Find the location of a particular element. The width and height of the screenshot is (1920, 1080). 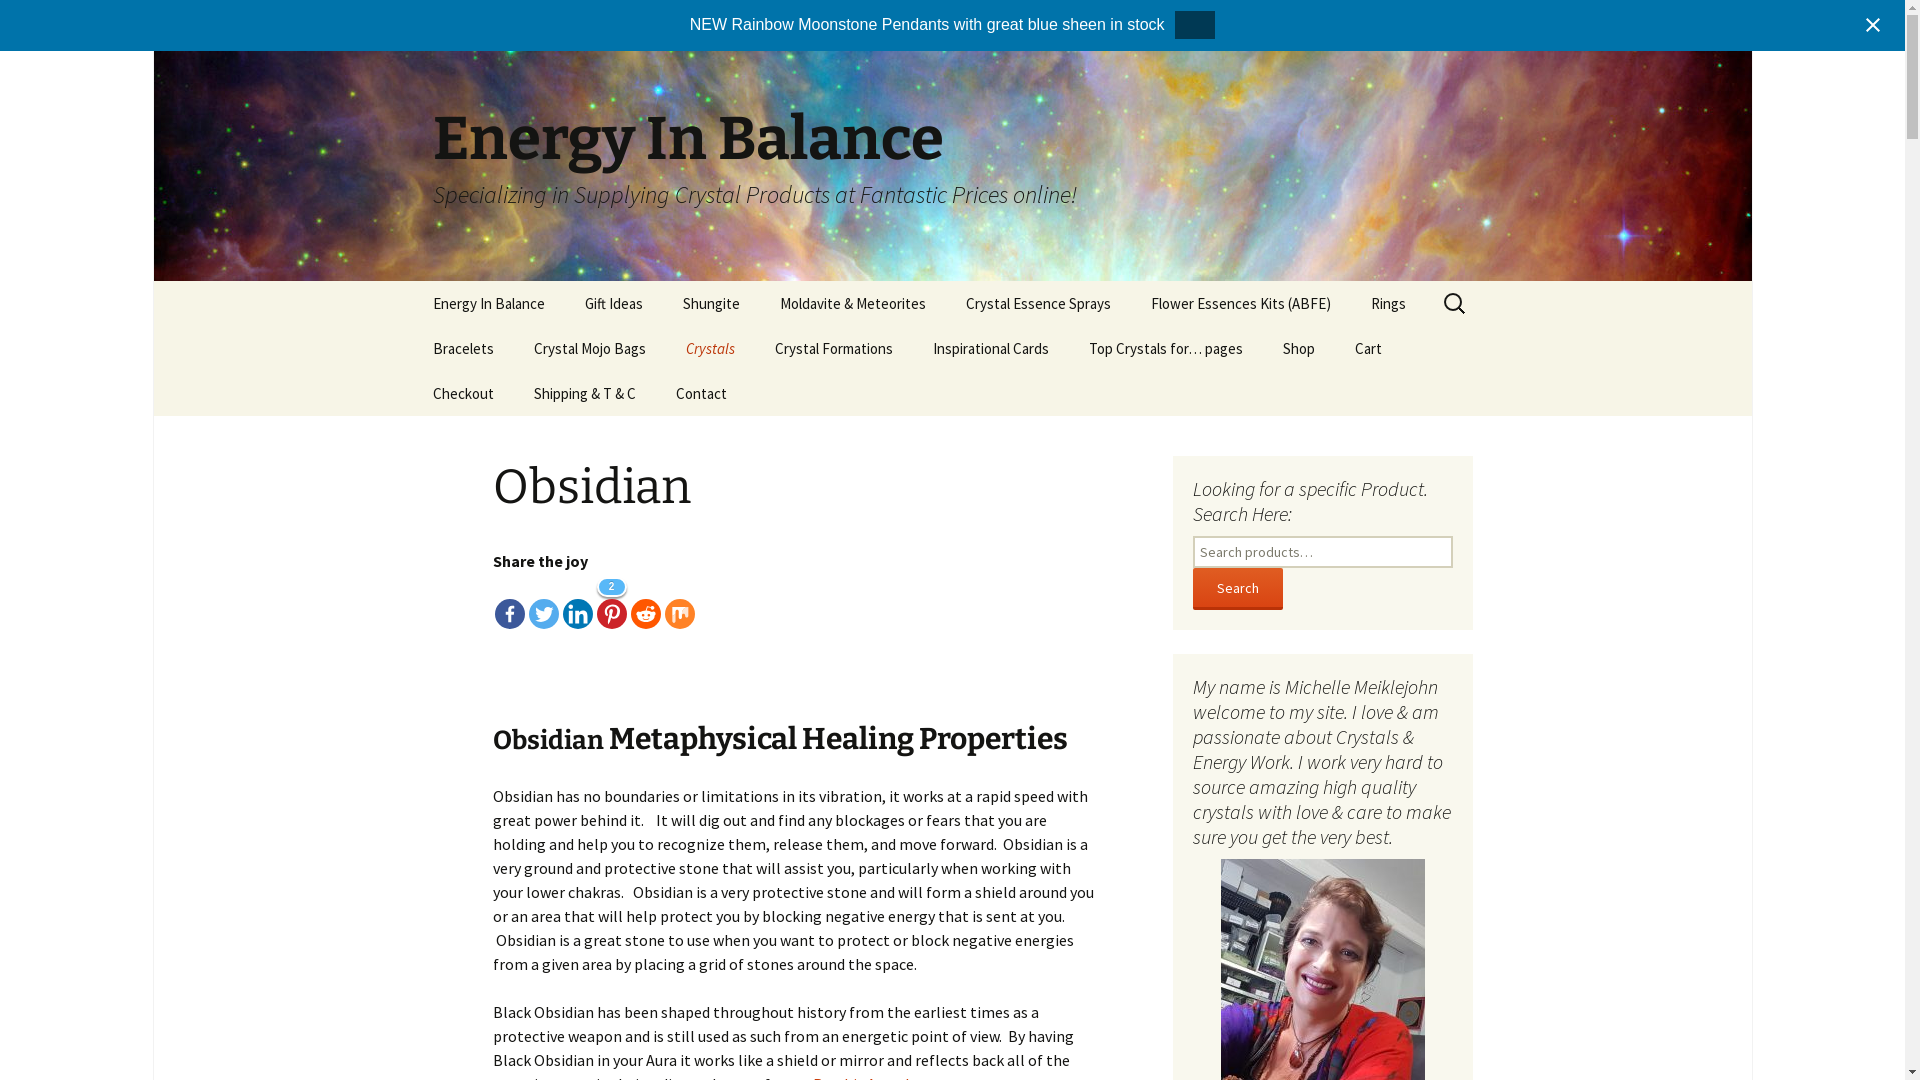

'Inspirational Cards' is located at coordinates (989, 347).